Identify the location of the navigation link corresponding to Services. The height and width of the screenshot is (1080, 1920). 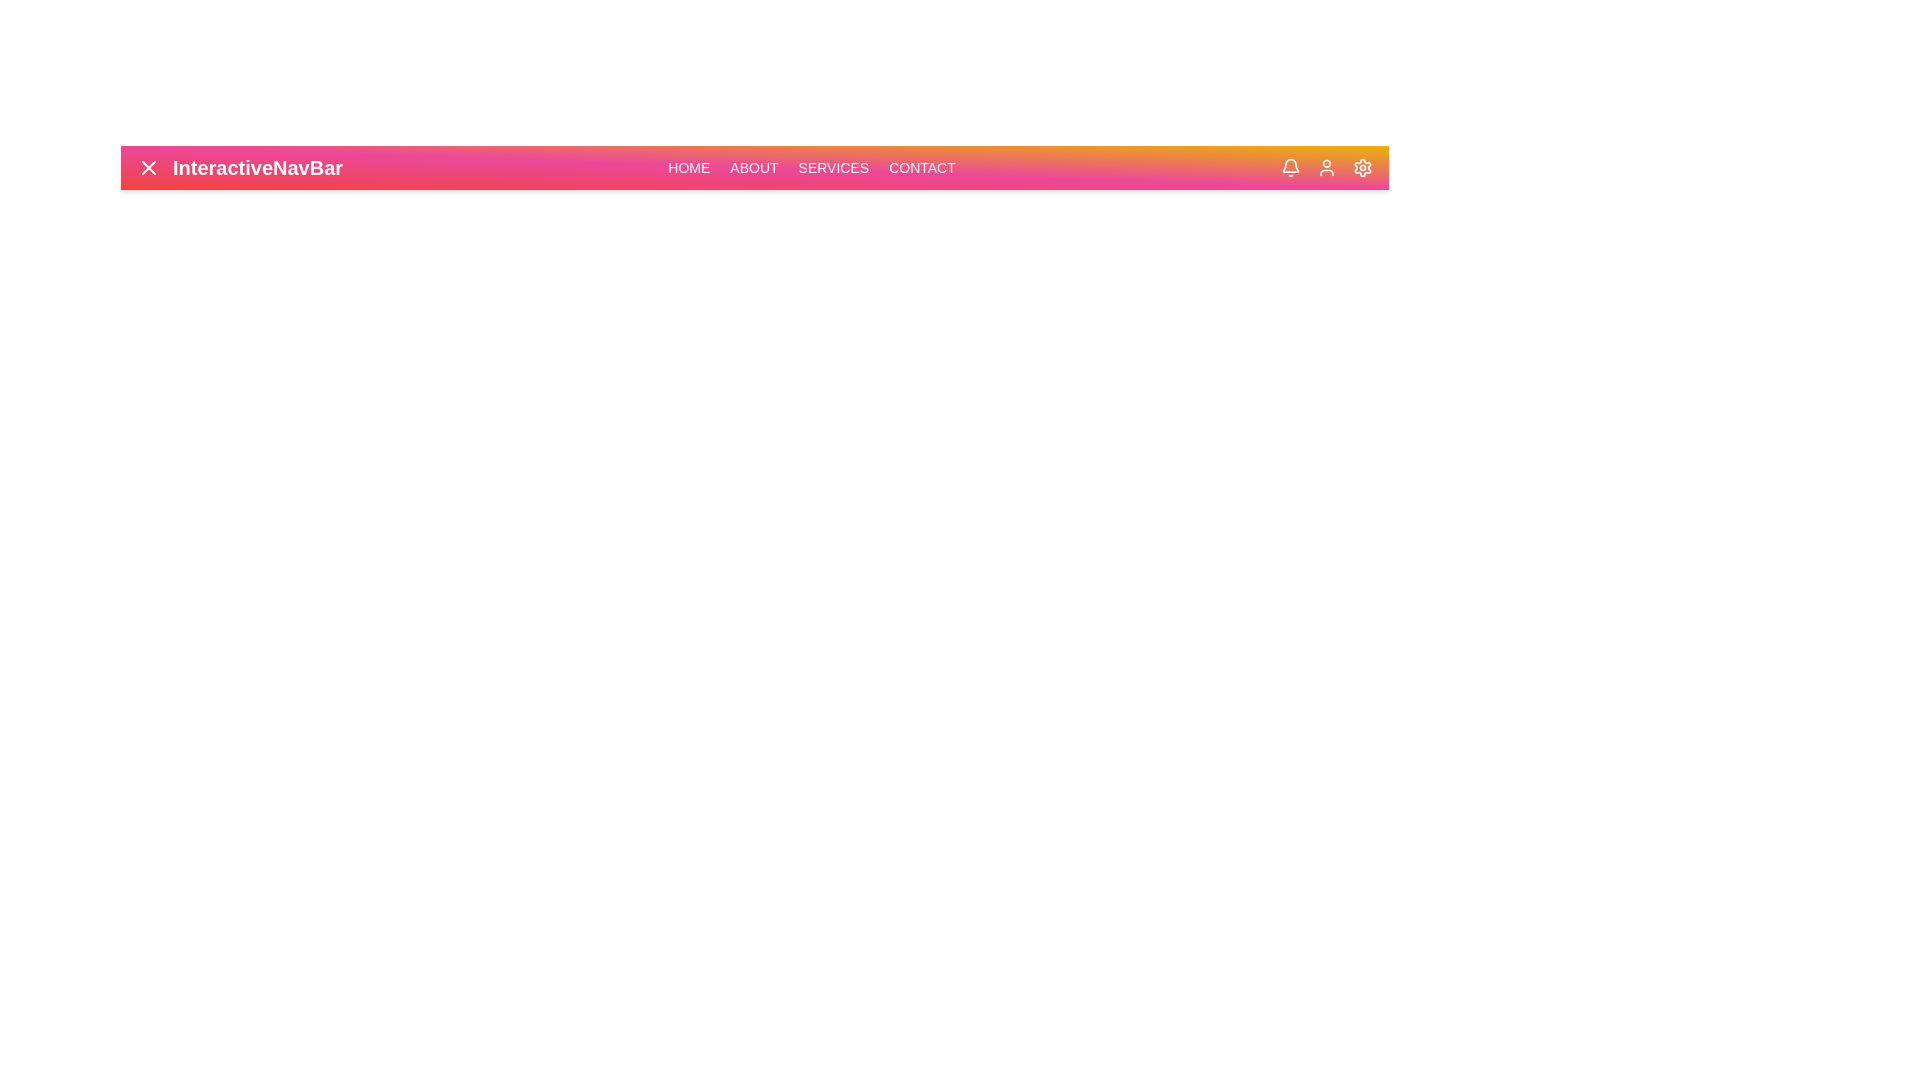
(833, 167).